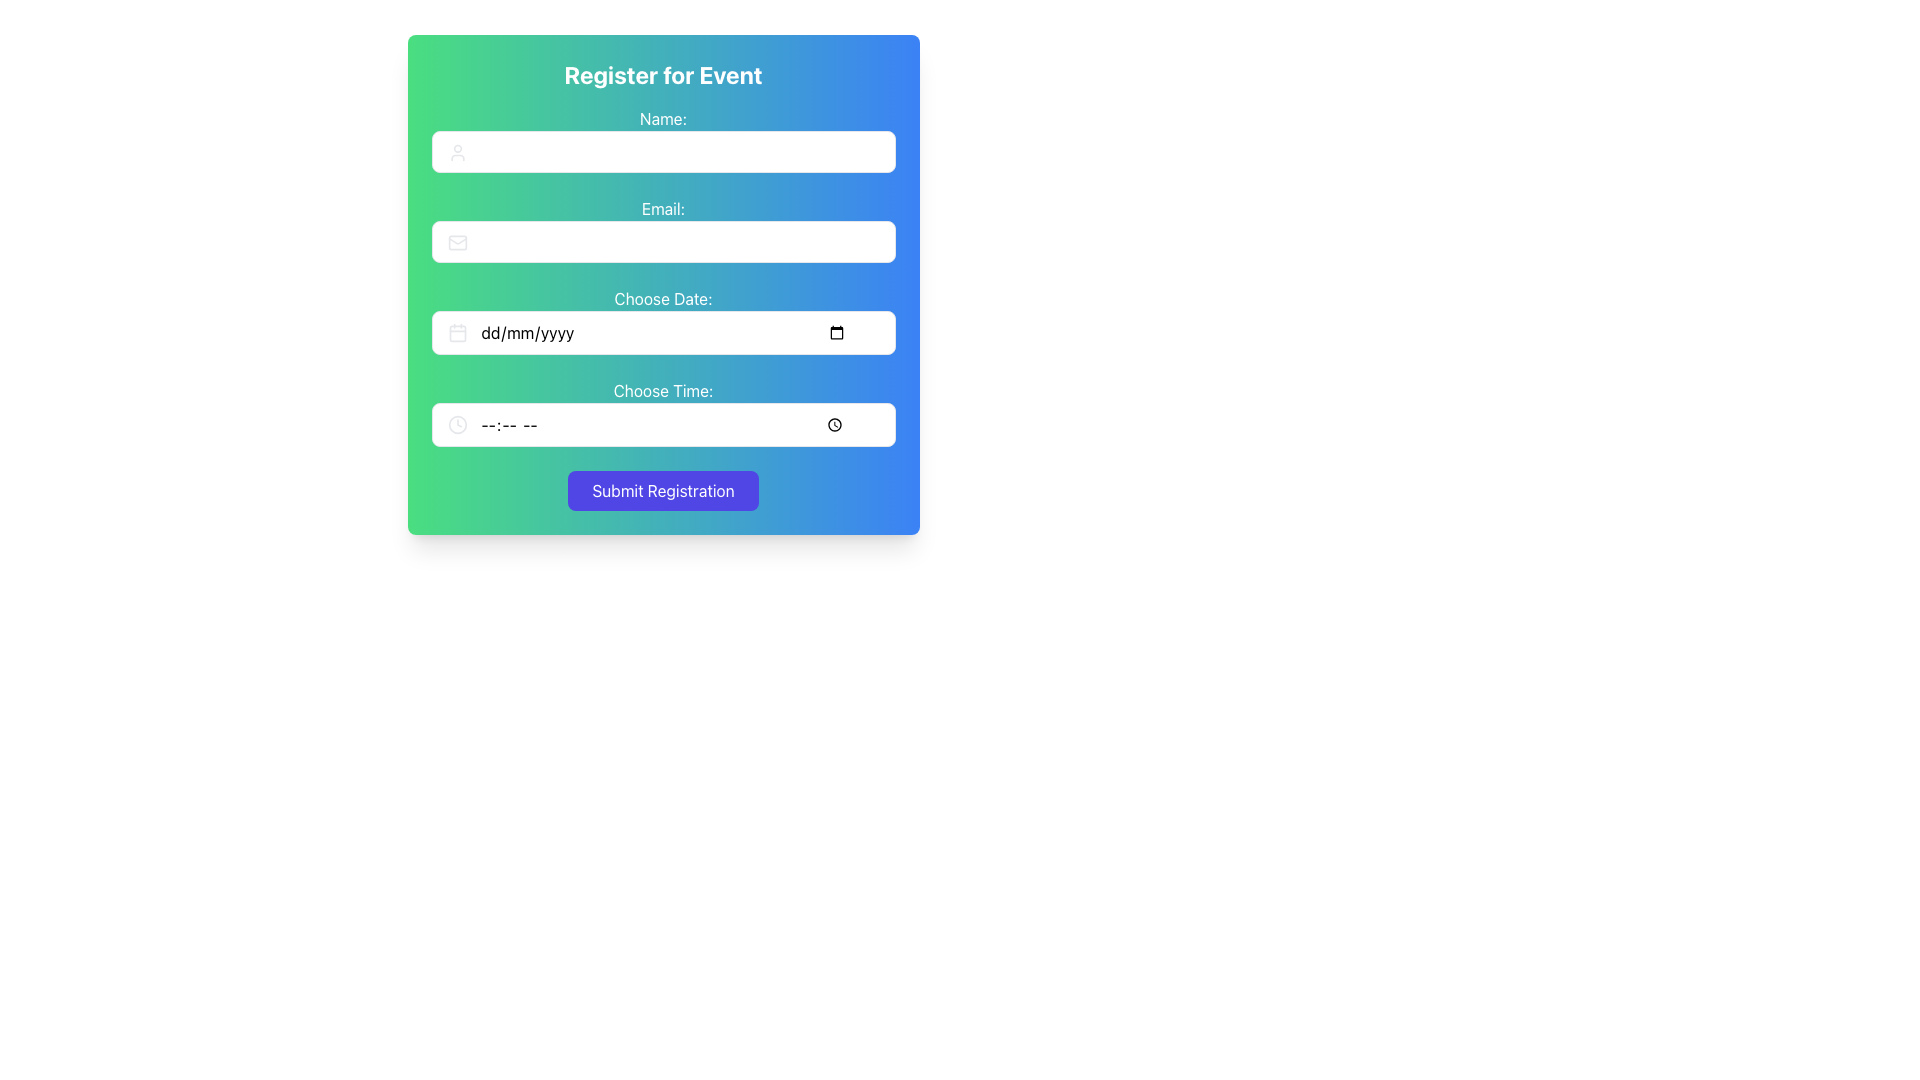  I want to click on text from the label indicating the purpose of the input field for the user's name, which is positioned above the input field in the form, so click(663, 119).